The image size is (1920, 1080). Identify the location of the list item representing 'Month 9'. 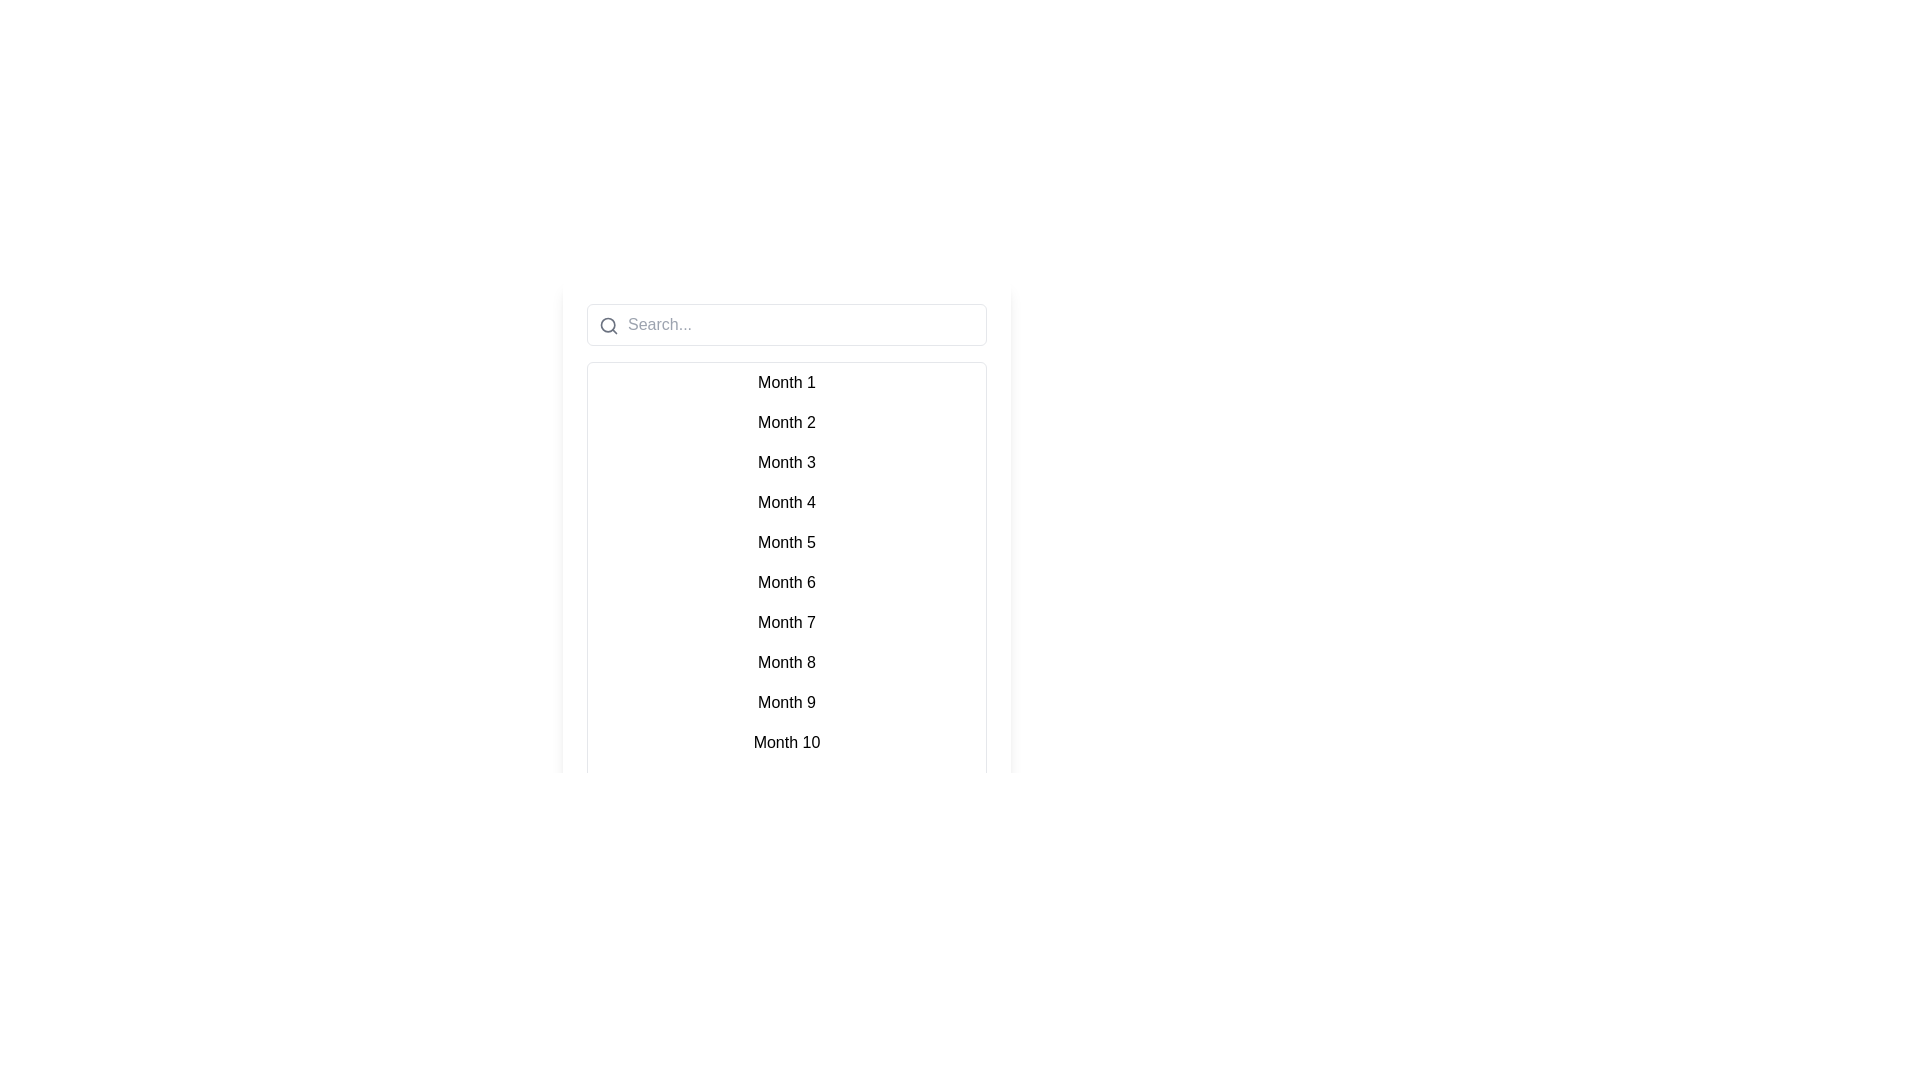
(786, 701).